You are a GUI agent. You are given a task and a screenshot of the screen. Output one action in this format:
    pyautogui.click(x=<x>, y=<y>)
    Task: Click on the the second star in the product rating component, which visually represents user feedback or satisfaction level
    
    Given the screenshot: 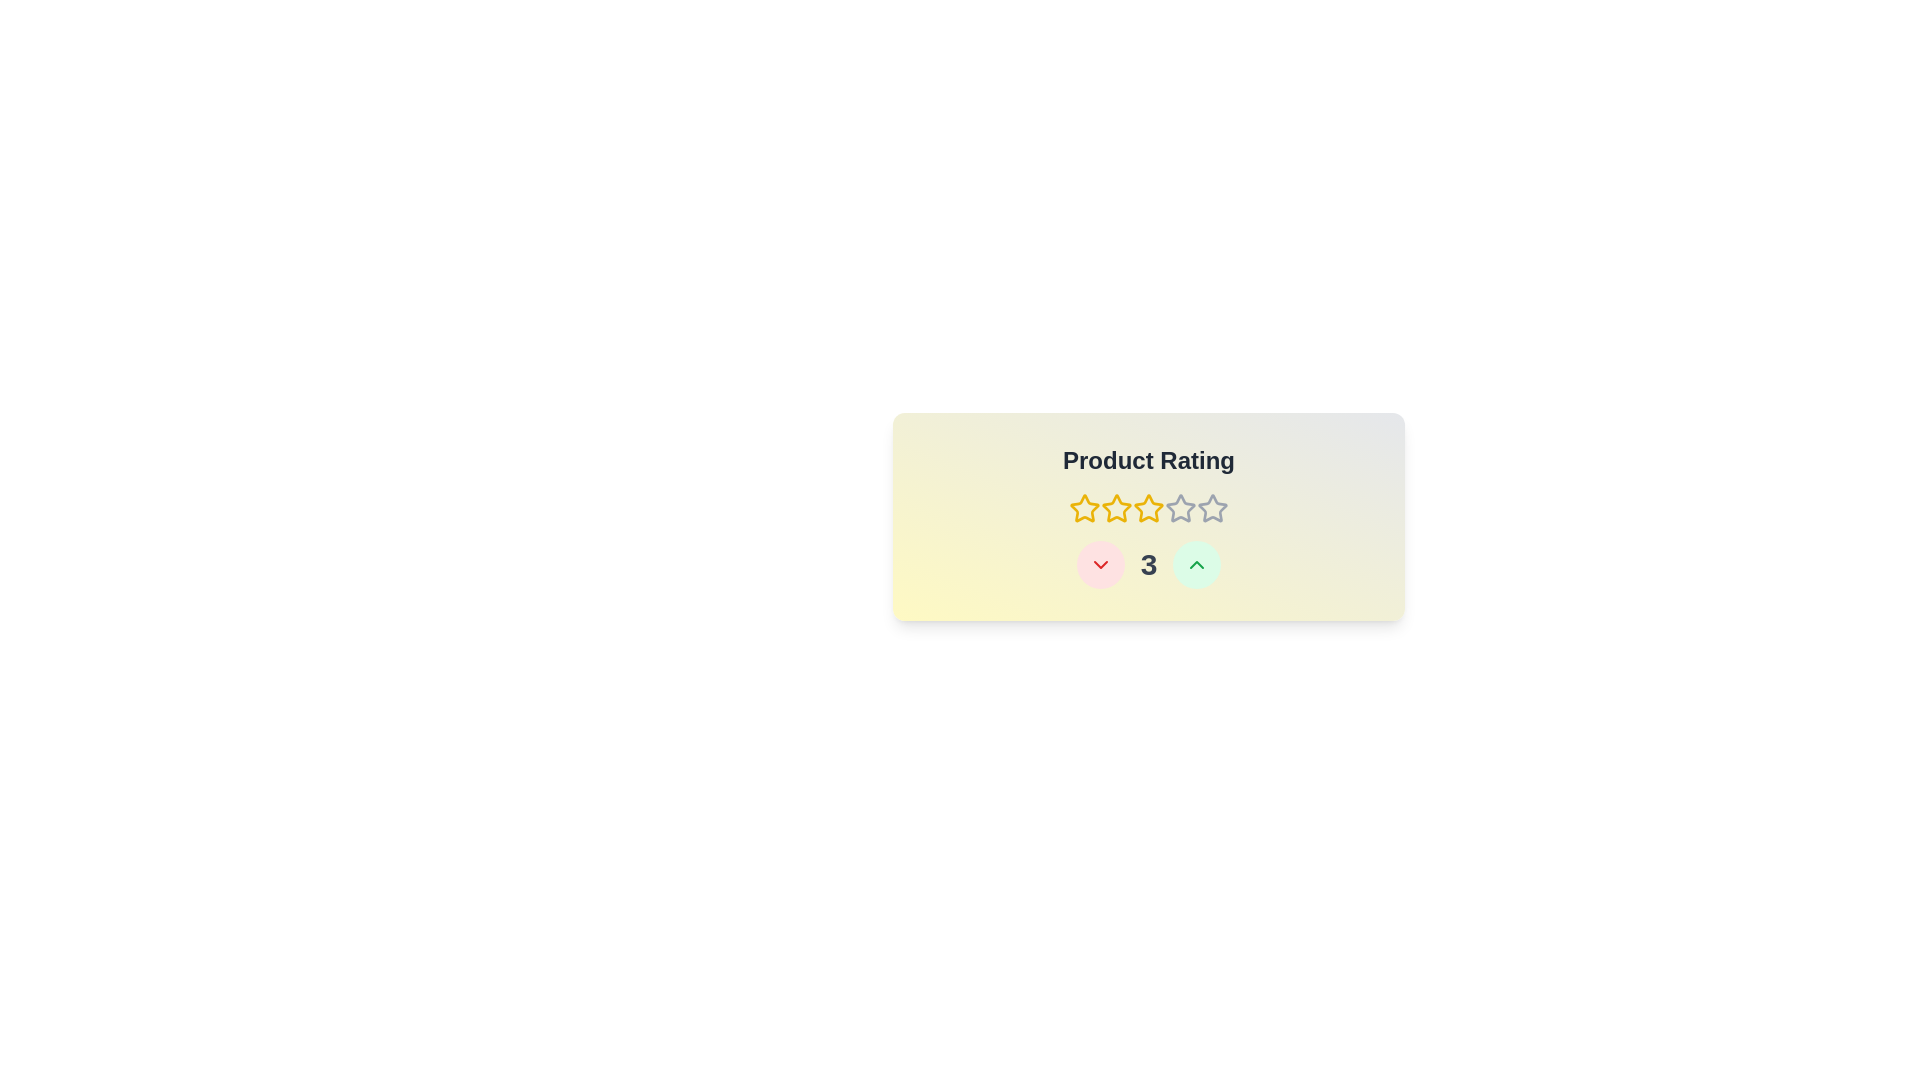 What is the action you would take?
    pyautogui.click(x=1148, y=507)
    